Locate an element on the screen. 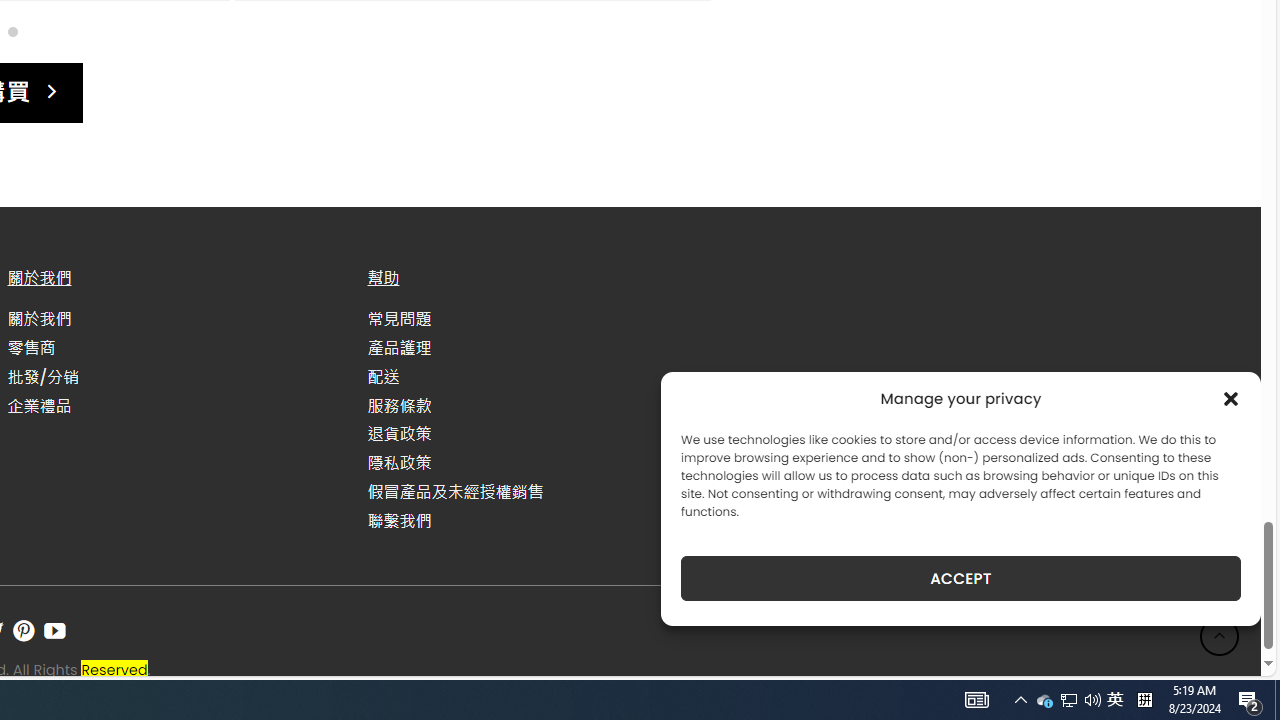 The height and width of the screenshot is (720, 1280). 'Follow on YouTube' is located at coordinates (55, 631).